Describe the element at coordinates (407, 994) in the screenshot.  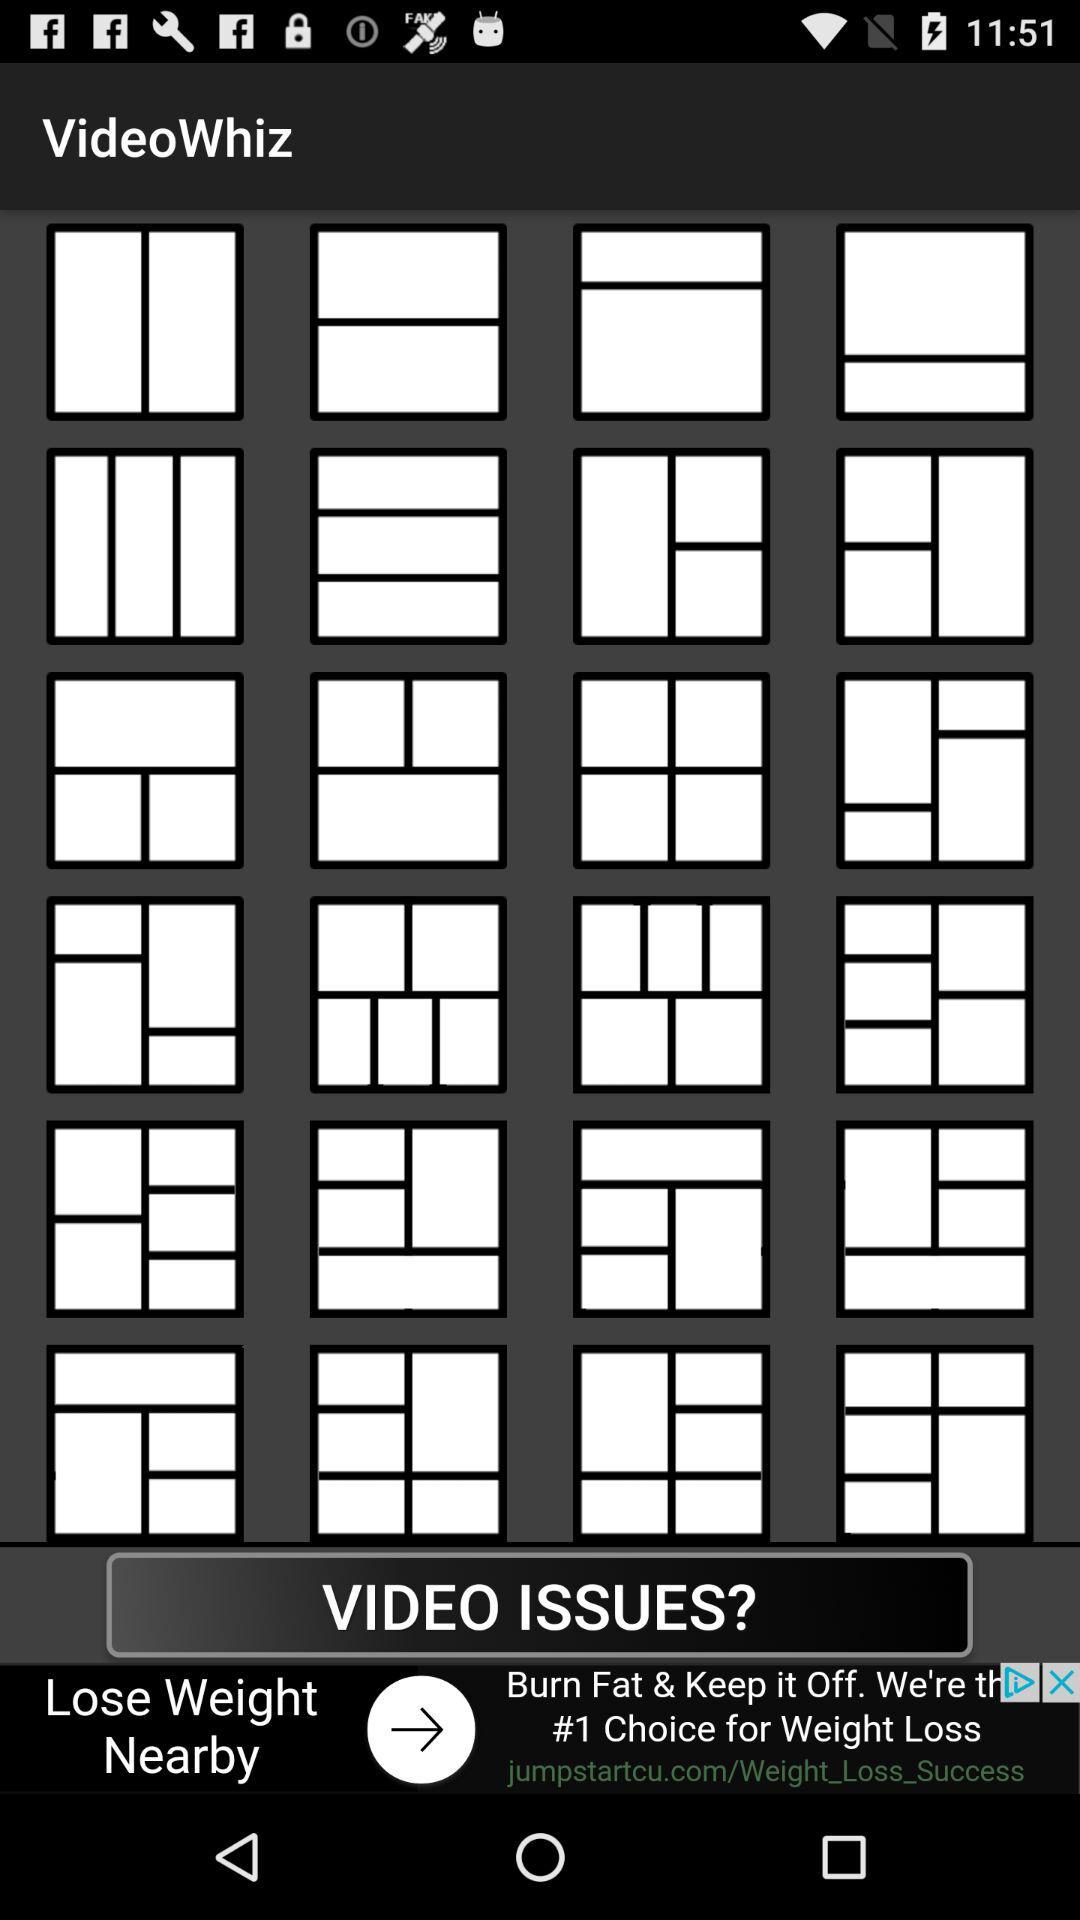
I see `design` at that location.